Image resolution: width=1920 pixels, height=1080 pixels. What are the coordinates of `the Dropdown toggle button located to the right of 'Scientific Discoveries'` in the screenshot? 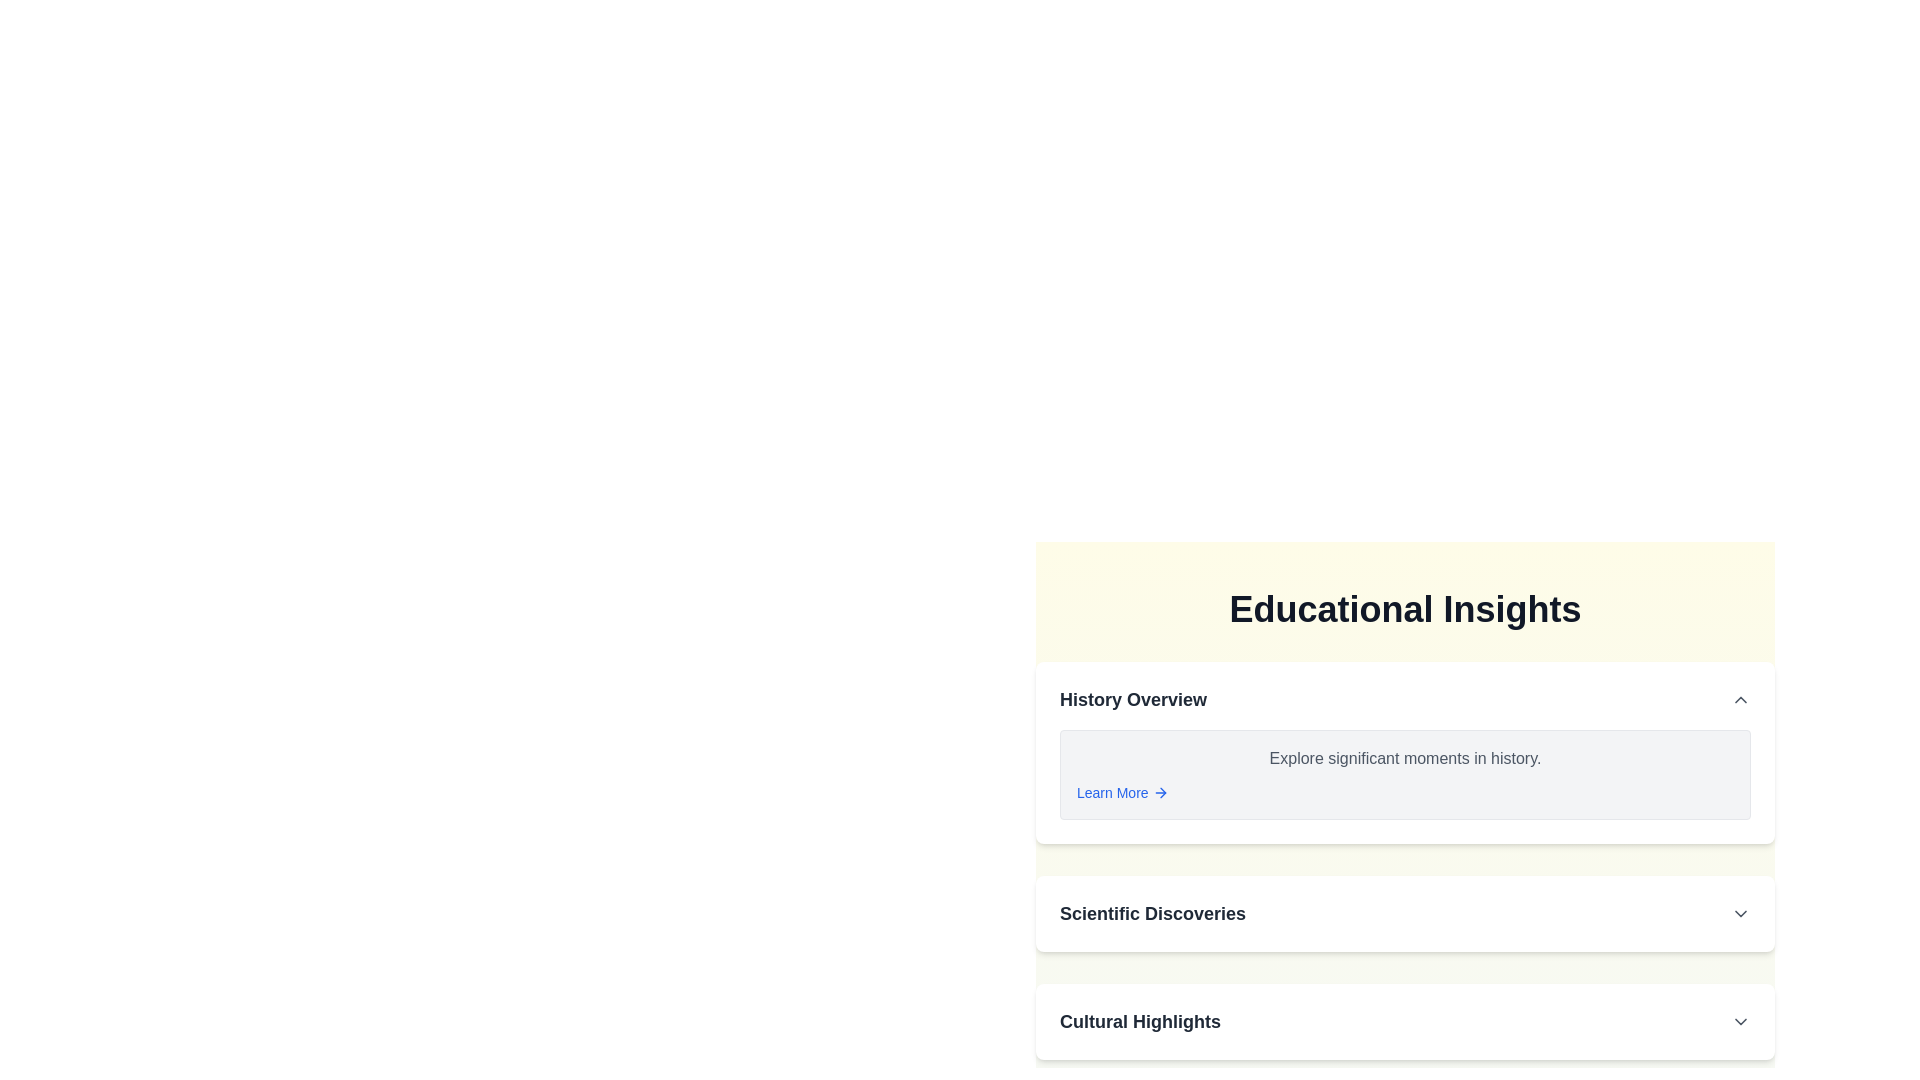 It's located at (1740, 914).